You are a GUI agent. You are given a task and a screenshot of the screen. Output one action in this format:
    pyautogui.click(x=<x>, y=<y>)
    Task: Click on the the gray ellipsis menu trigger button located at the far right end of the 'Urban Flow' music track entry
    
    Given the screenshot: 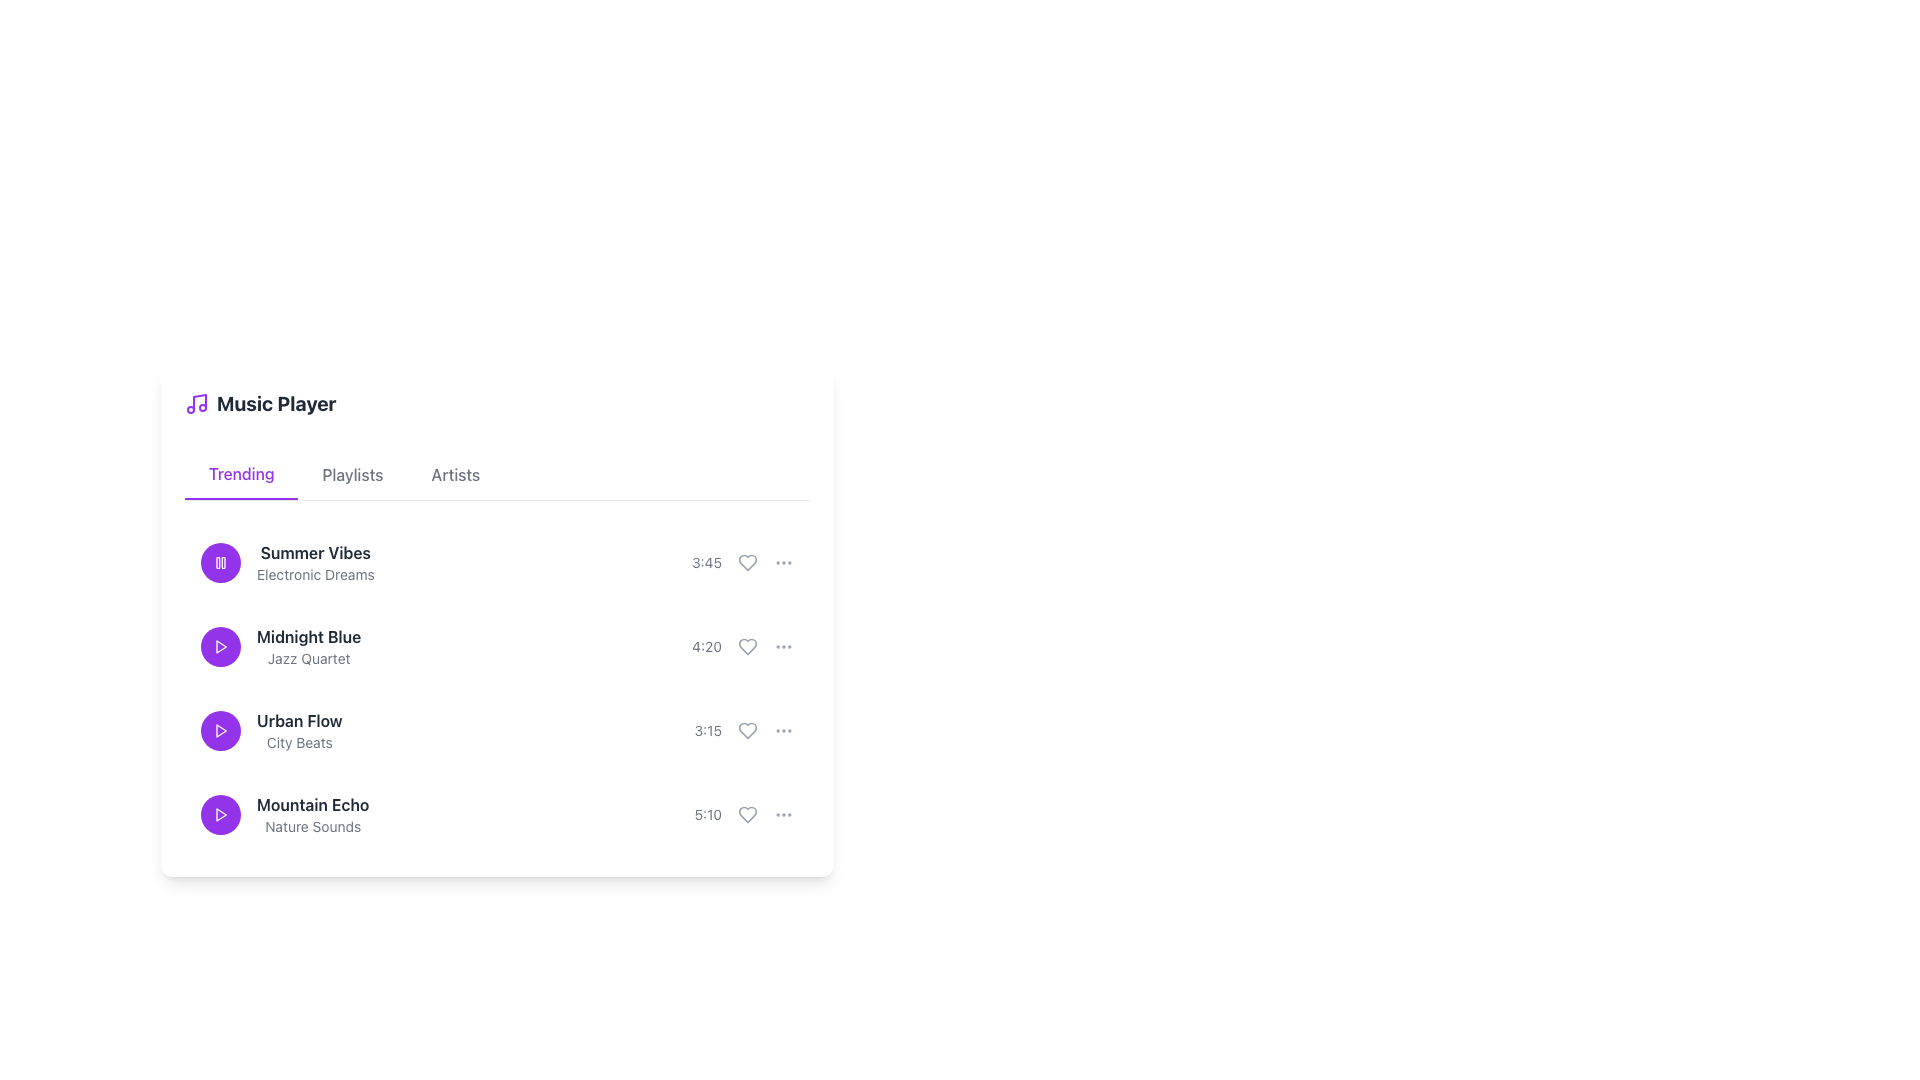 What is the action you would take?
    pyautogui.click(x=782, y=731)
    